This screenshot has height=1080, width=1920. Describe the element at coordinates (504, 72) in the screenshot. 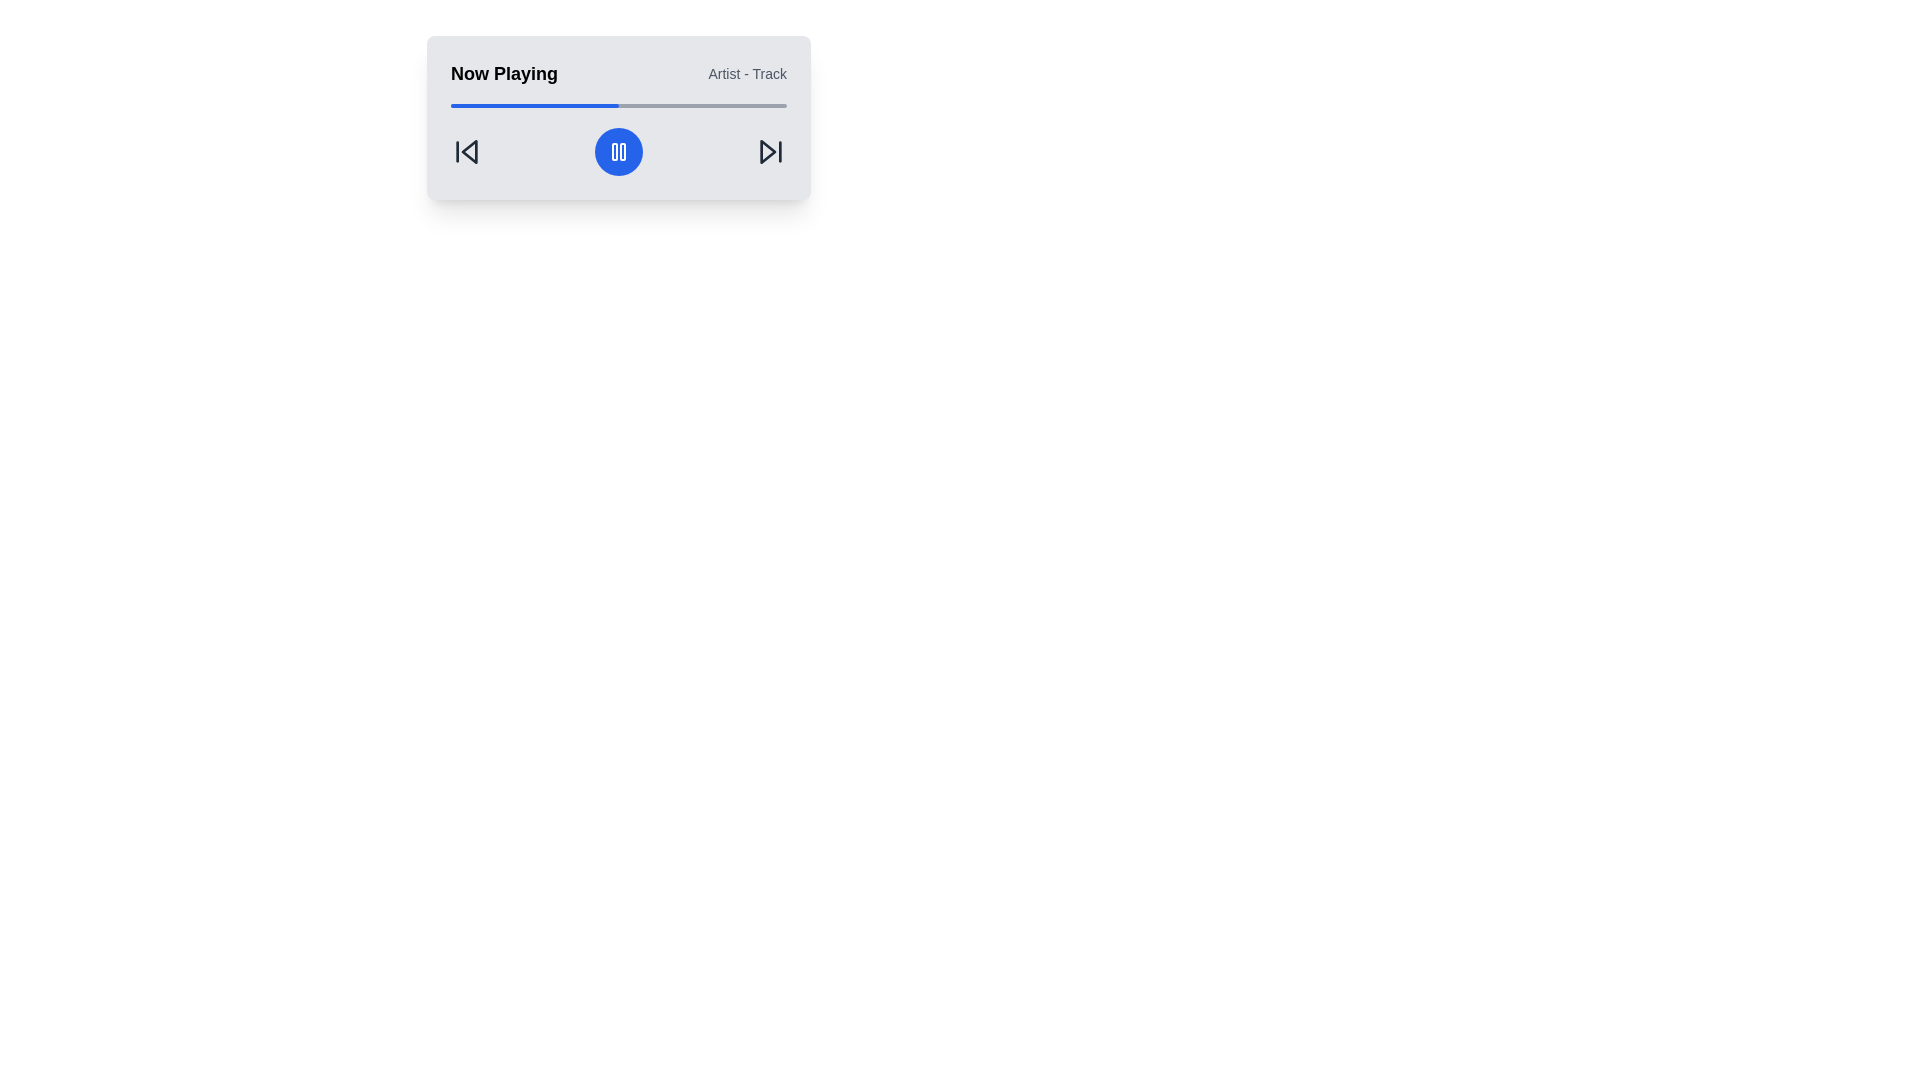

I see `the 'Now Playing' text label, which is prominently displayed in bold black font on a light gray background, located in the upper-left corner of the media playback panel` at that location.